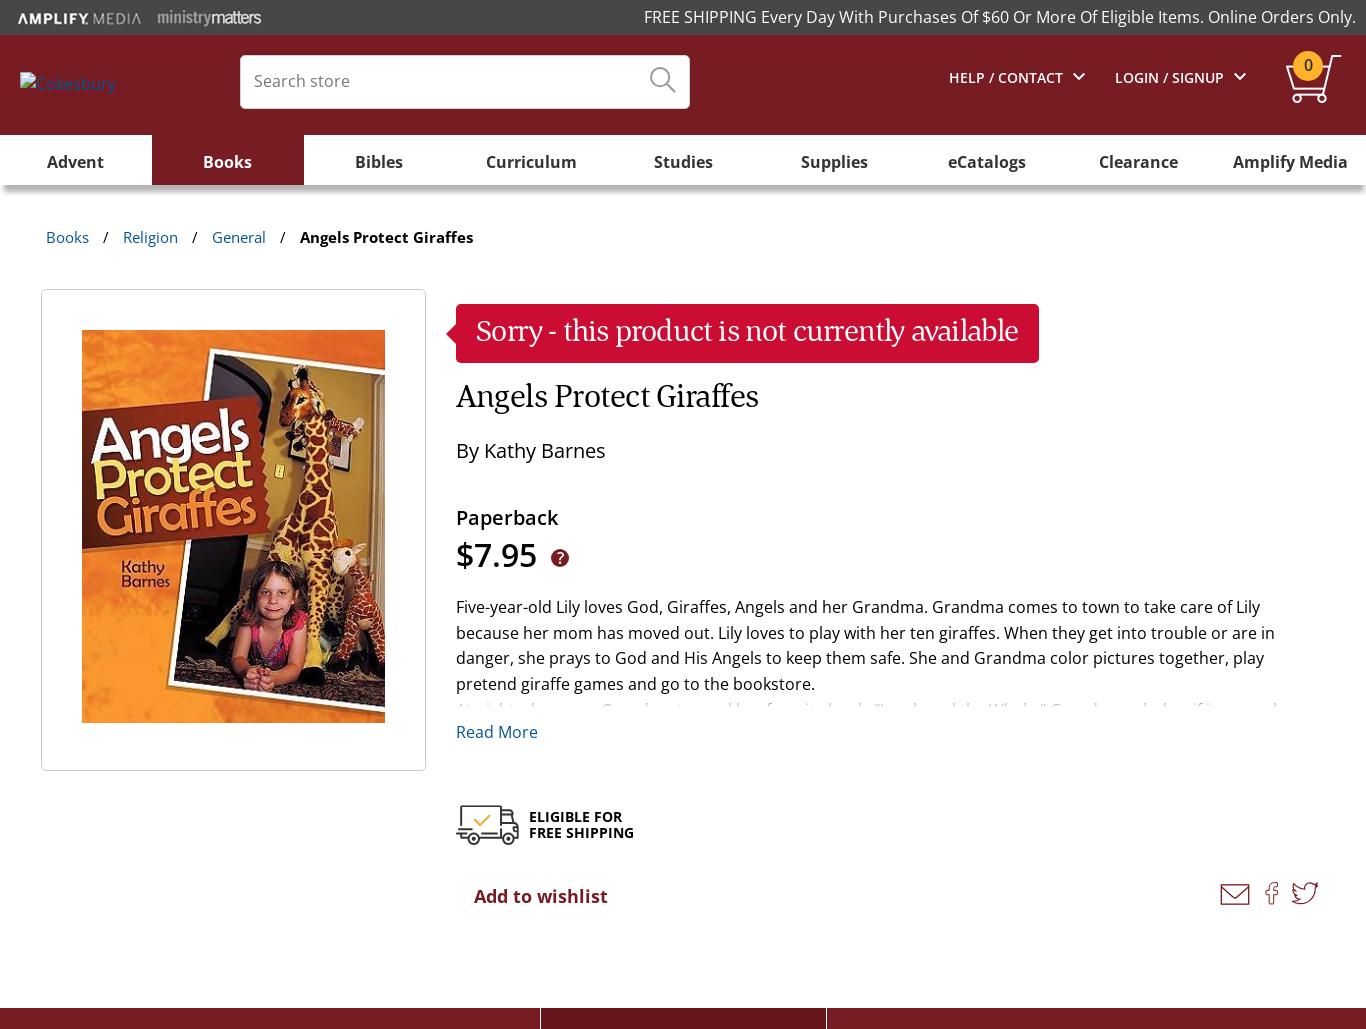 The height and width of the screenshot is (1029, 1366). I want to click on '0', so click(1306, 65).